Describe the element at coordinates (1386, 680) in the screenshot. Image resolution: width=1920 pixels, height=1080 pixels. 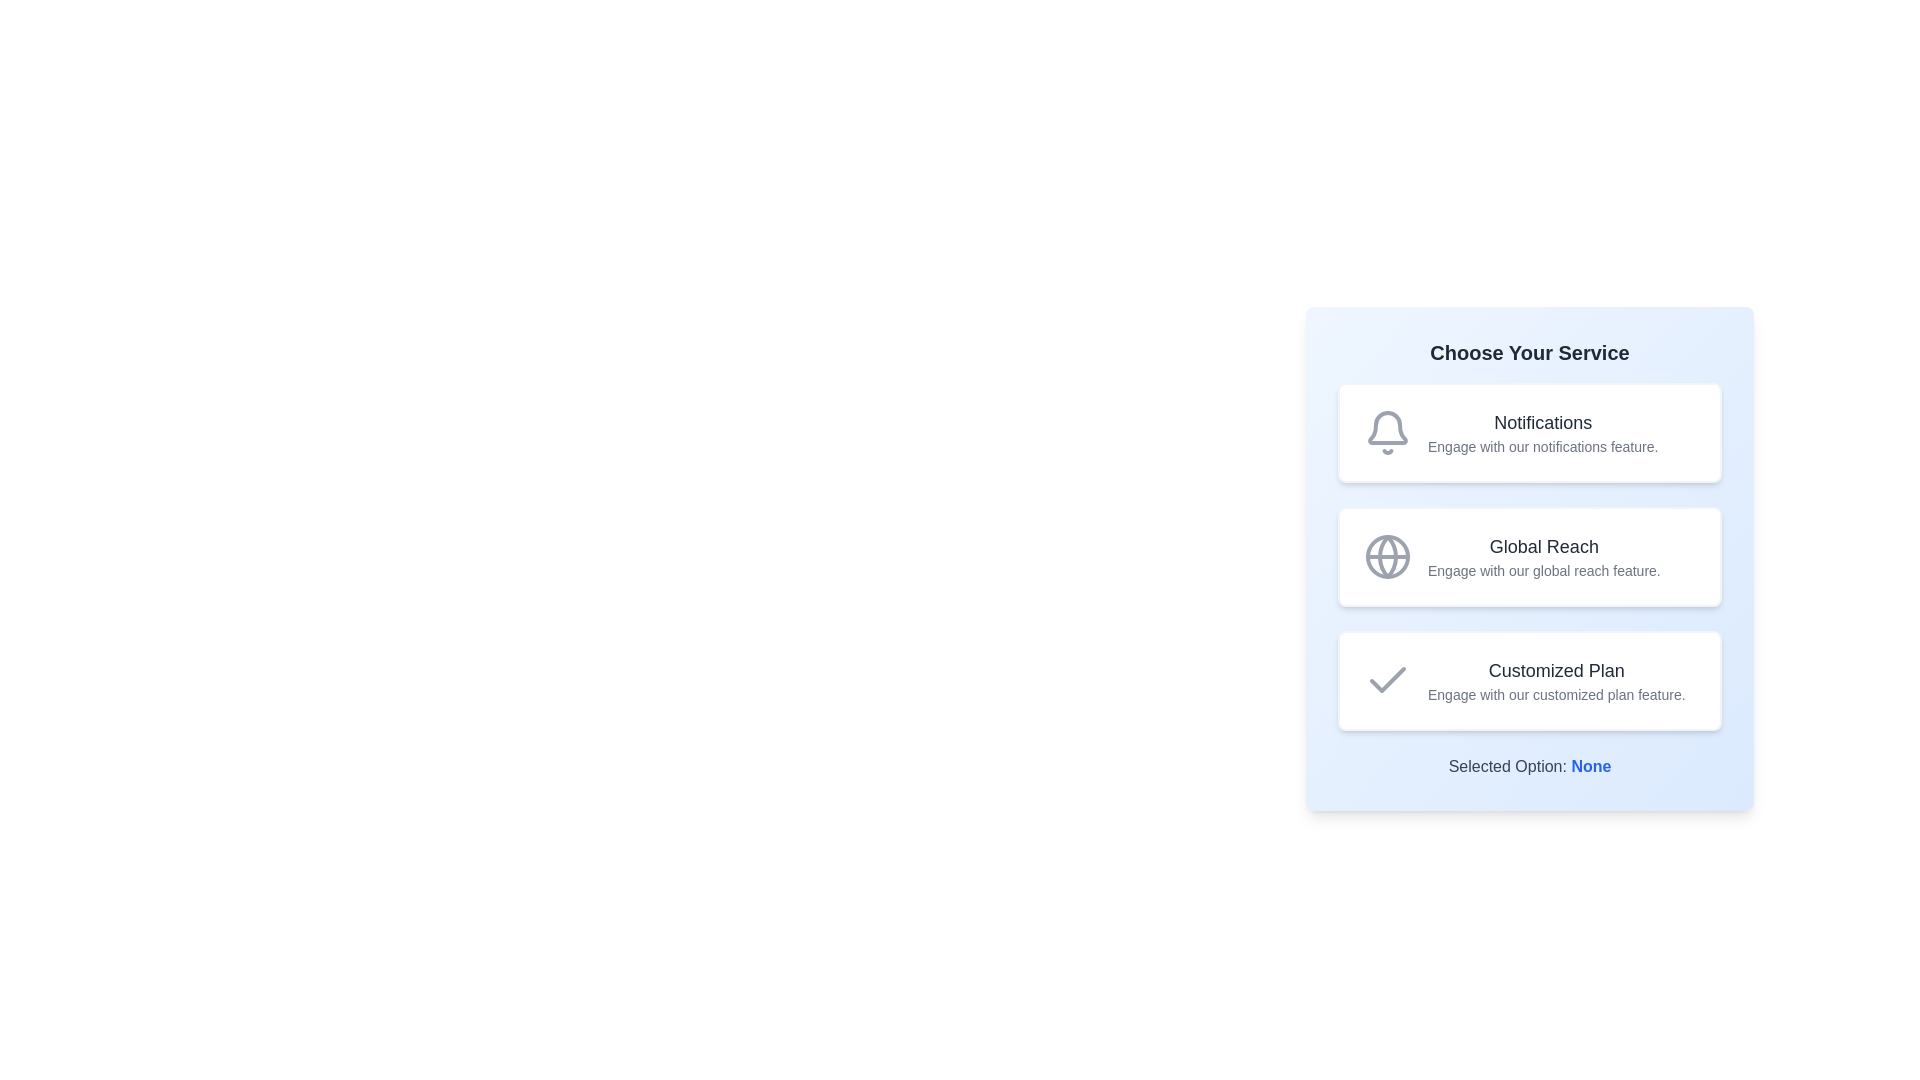
I see `the icon indicating the selection state of the 'Customized Plan' option, located on the left side within the 'Customized Plan' card` at that location.